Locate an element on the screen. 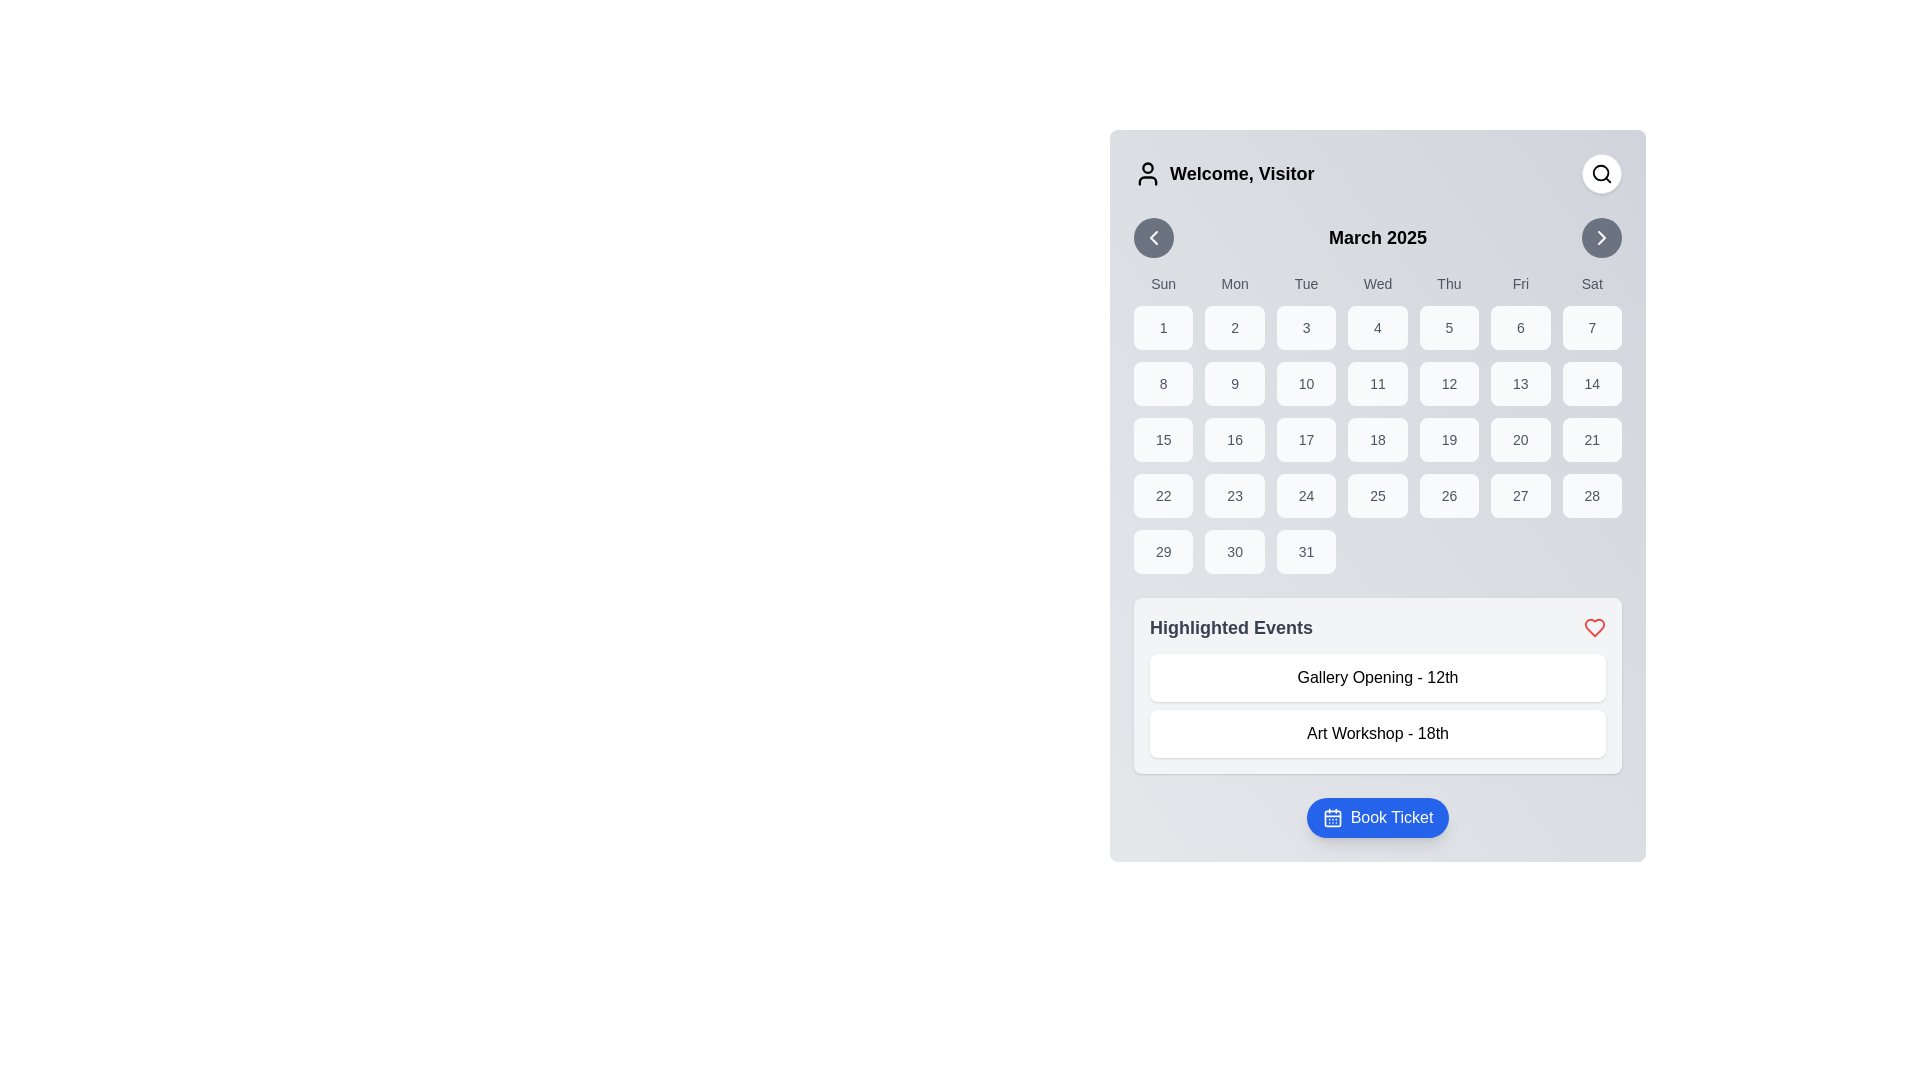 The width and height of the screenshot is (1920, 1080). the Calendar Day Cell element displaying the number '2' in the second column of the grid under the 'Mon' header is located at coordinates (1234, 326).